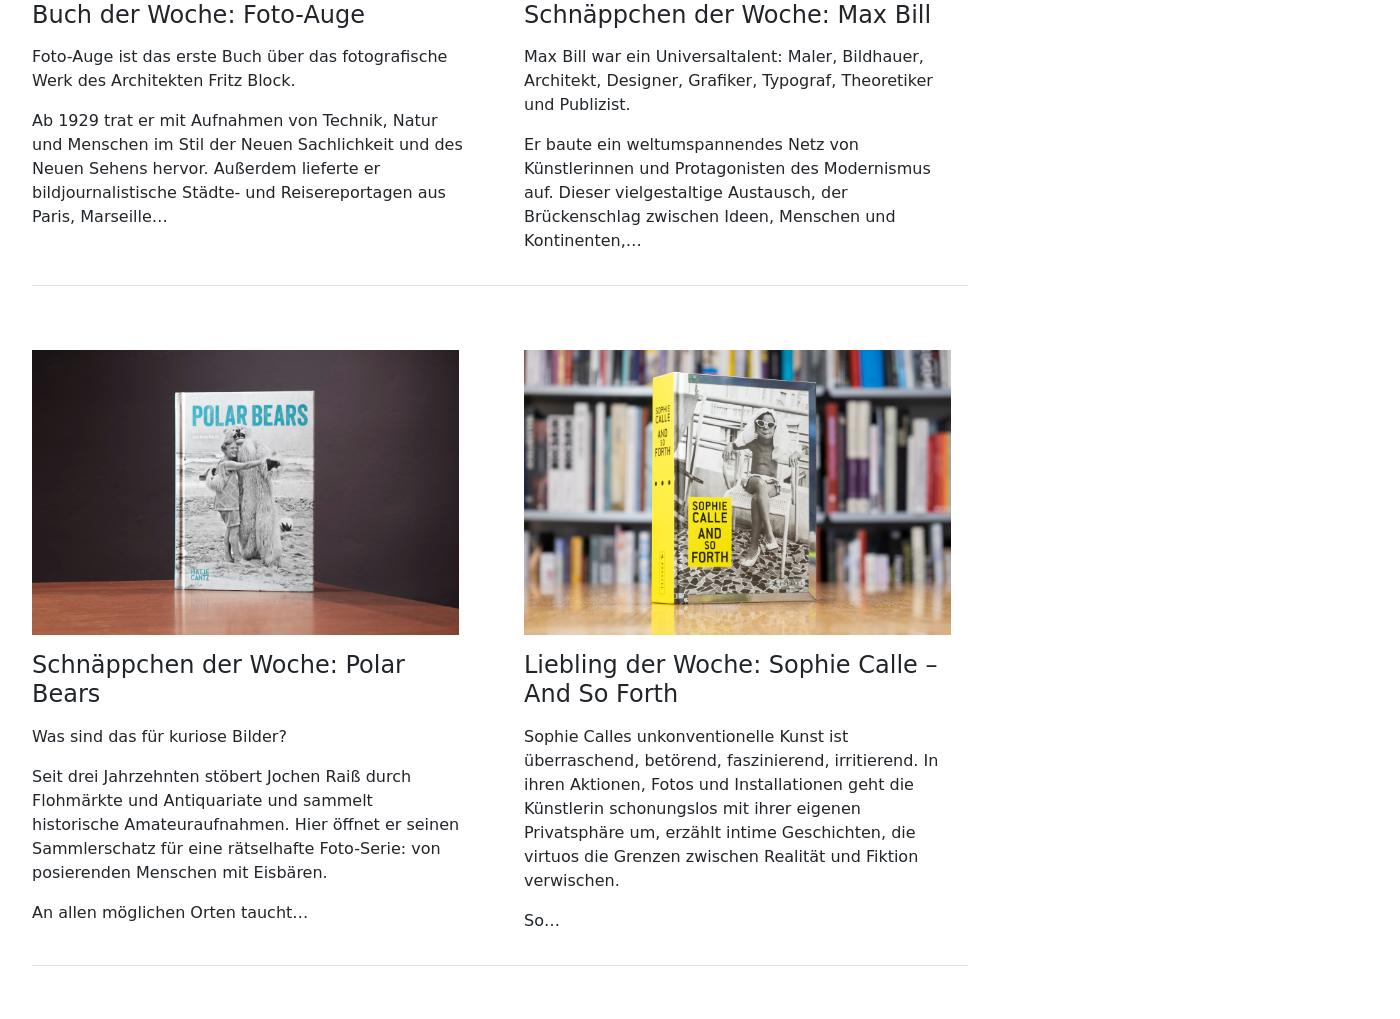 The image size is (1400, 1019). I want to click on 'info@artbookcologne.de', so click(621, 192).